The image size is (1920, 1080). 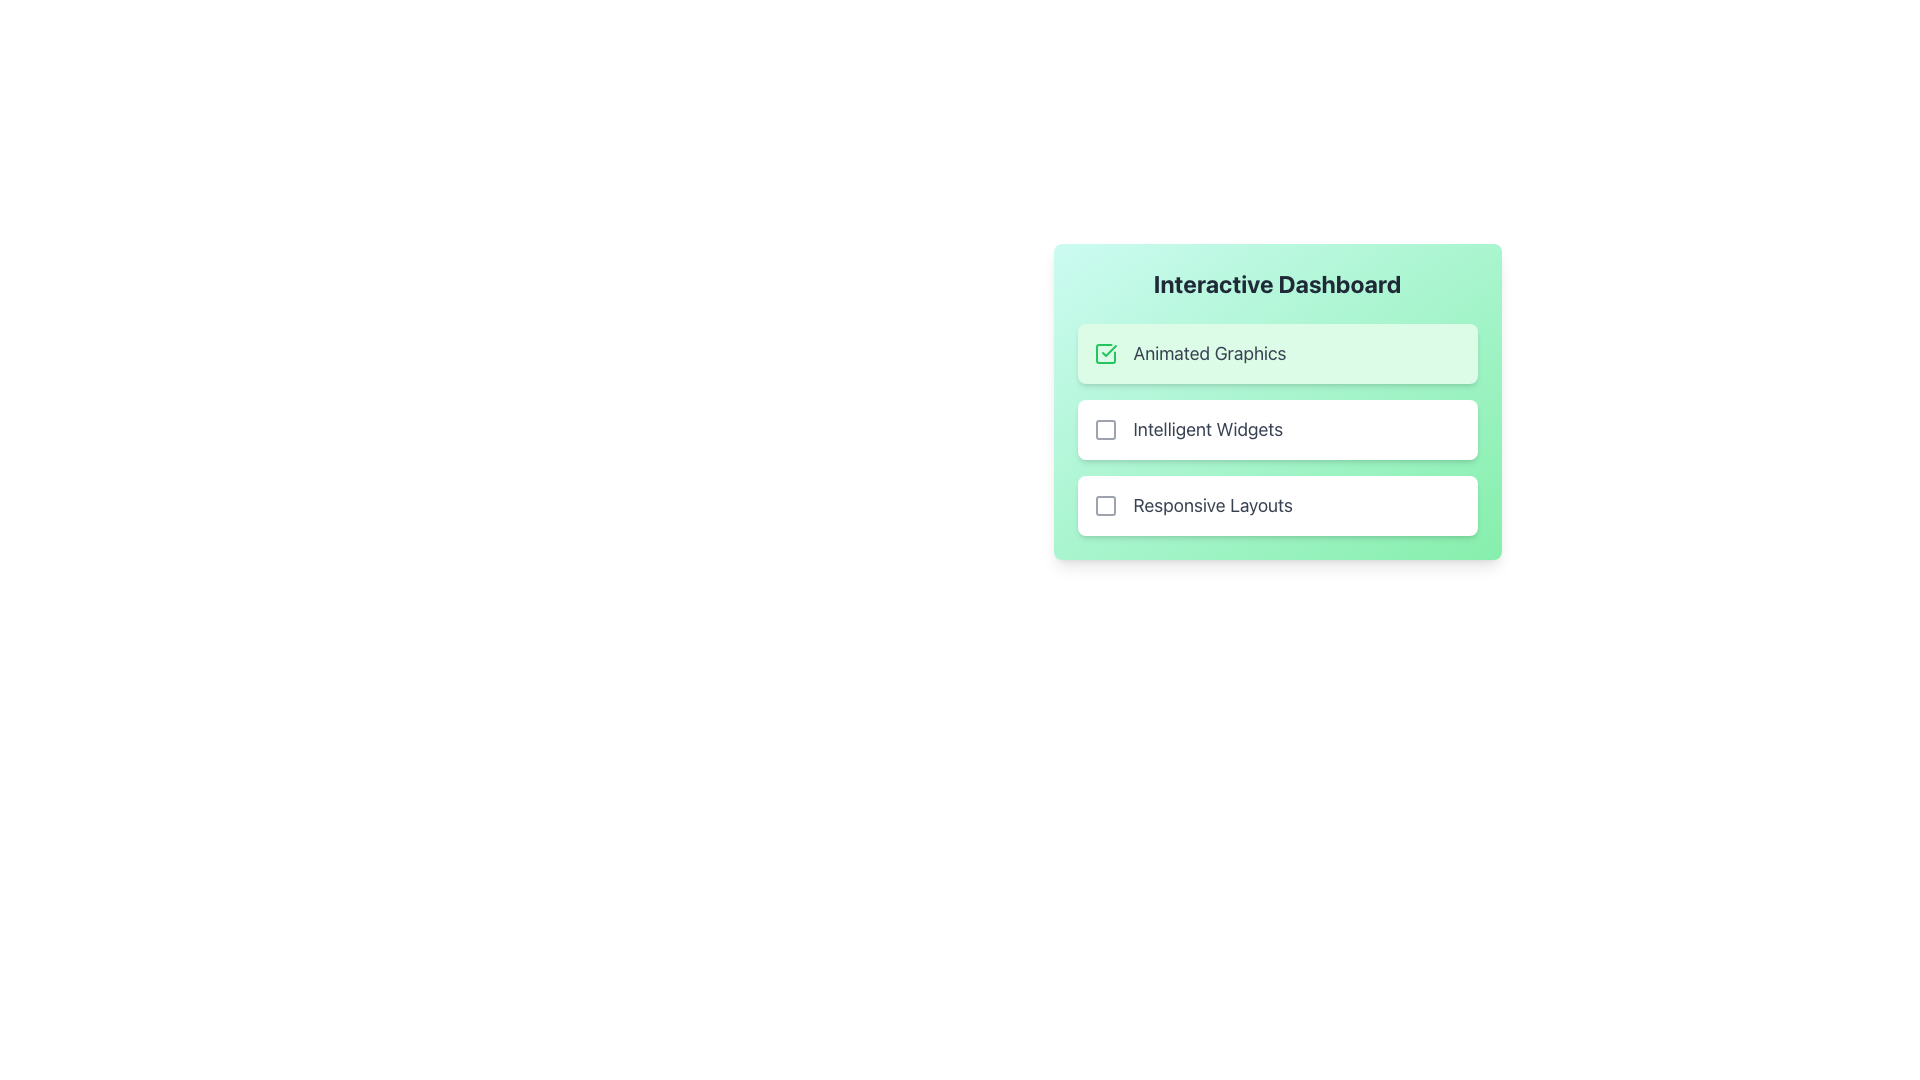 What do you see at coordinates (1208, 353) in the screenshot?
I see `the Static Text Label displaying 'Animated Graphics' in a large gray font against a mint green background, which is part of the selectable item in the 'Interactive Dashboard' panel` at bounding box center [1208, 353].